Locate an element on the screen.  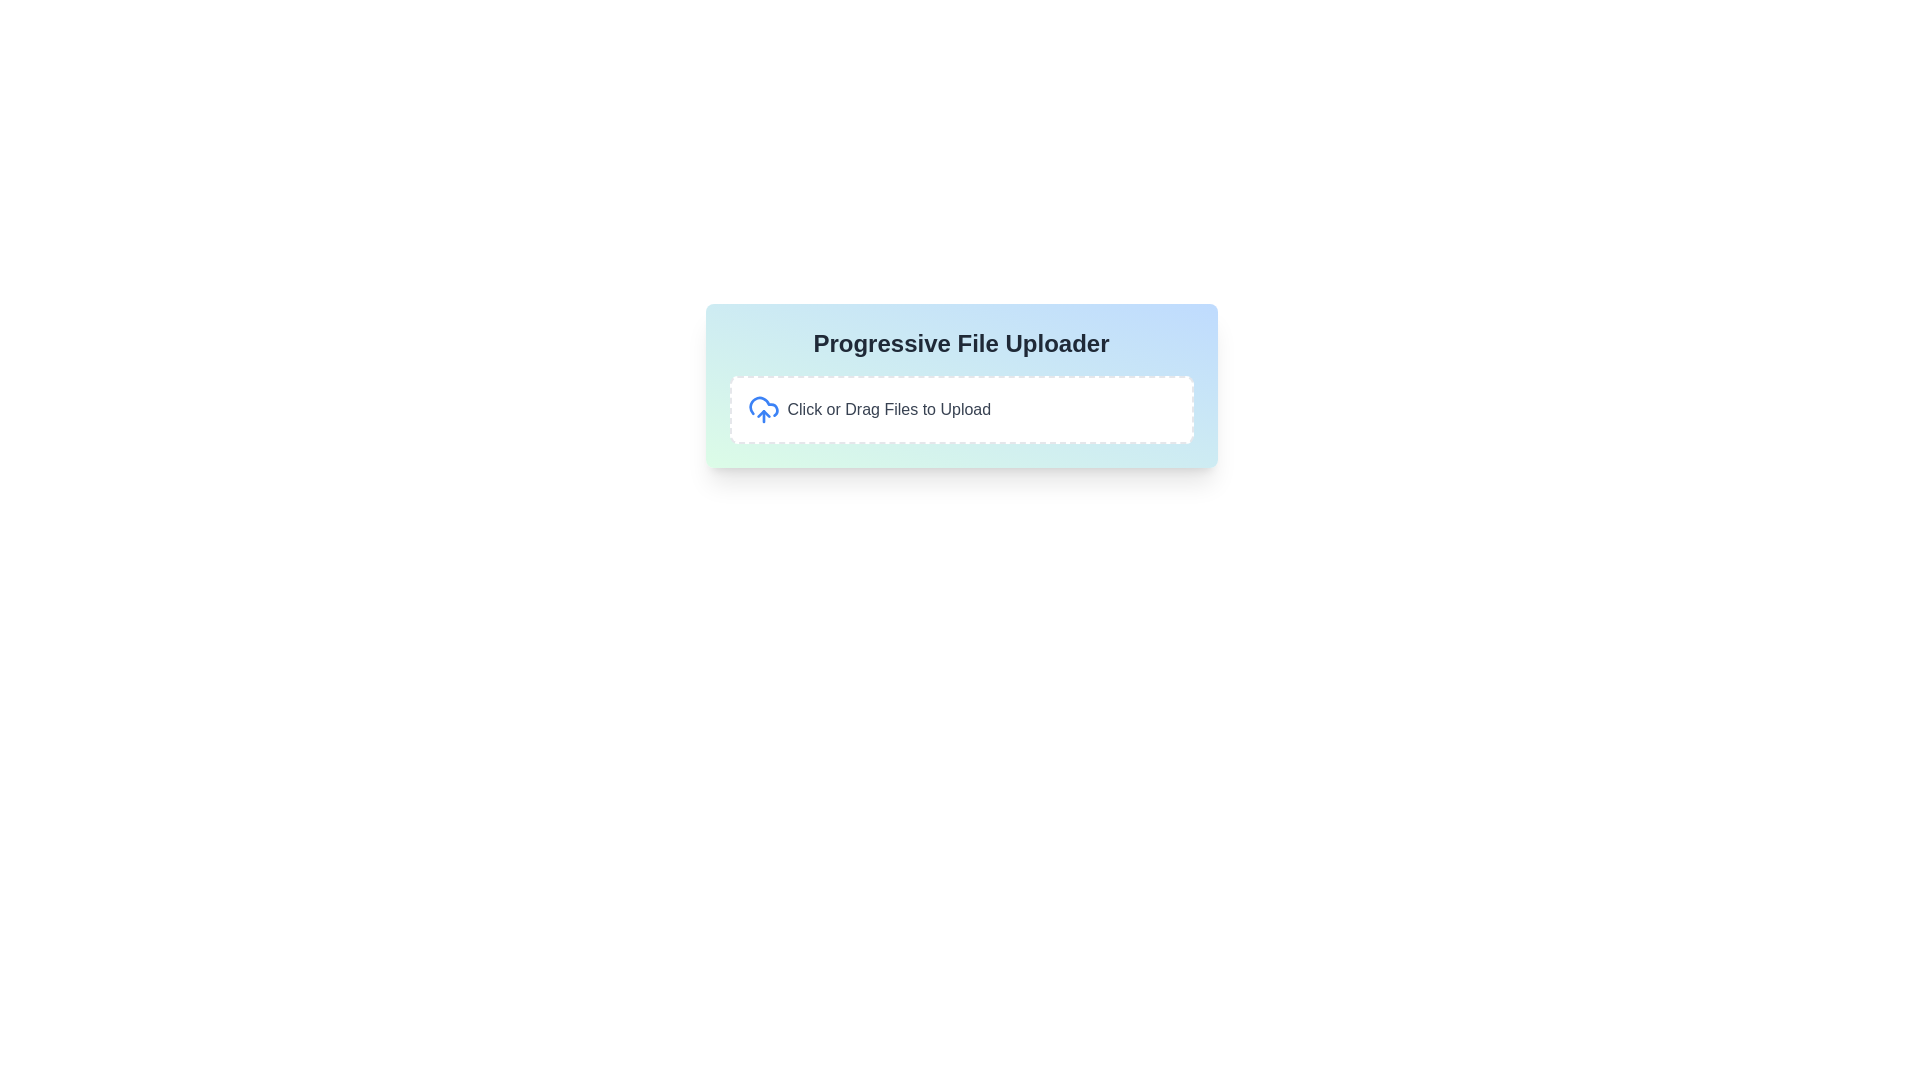
the icon that serves as a graphical indicator for file uploads, located above the text label within the bordered rectangular area labeled 'Click or Drag Files to Upload' is located at coordinates (762, 408).